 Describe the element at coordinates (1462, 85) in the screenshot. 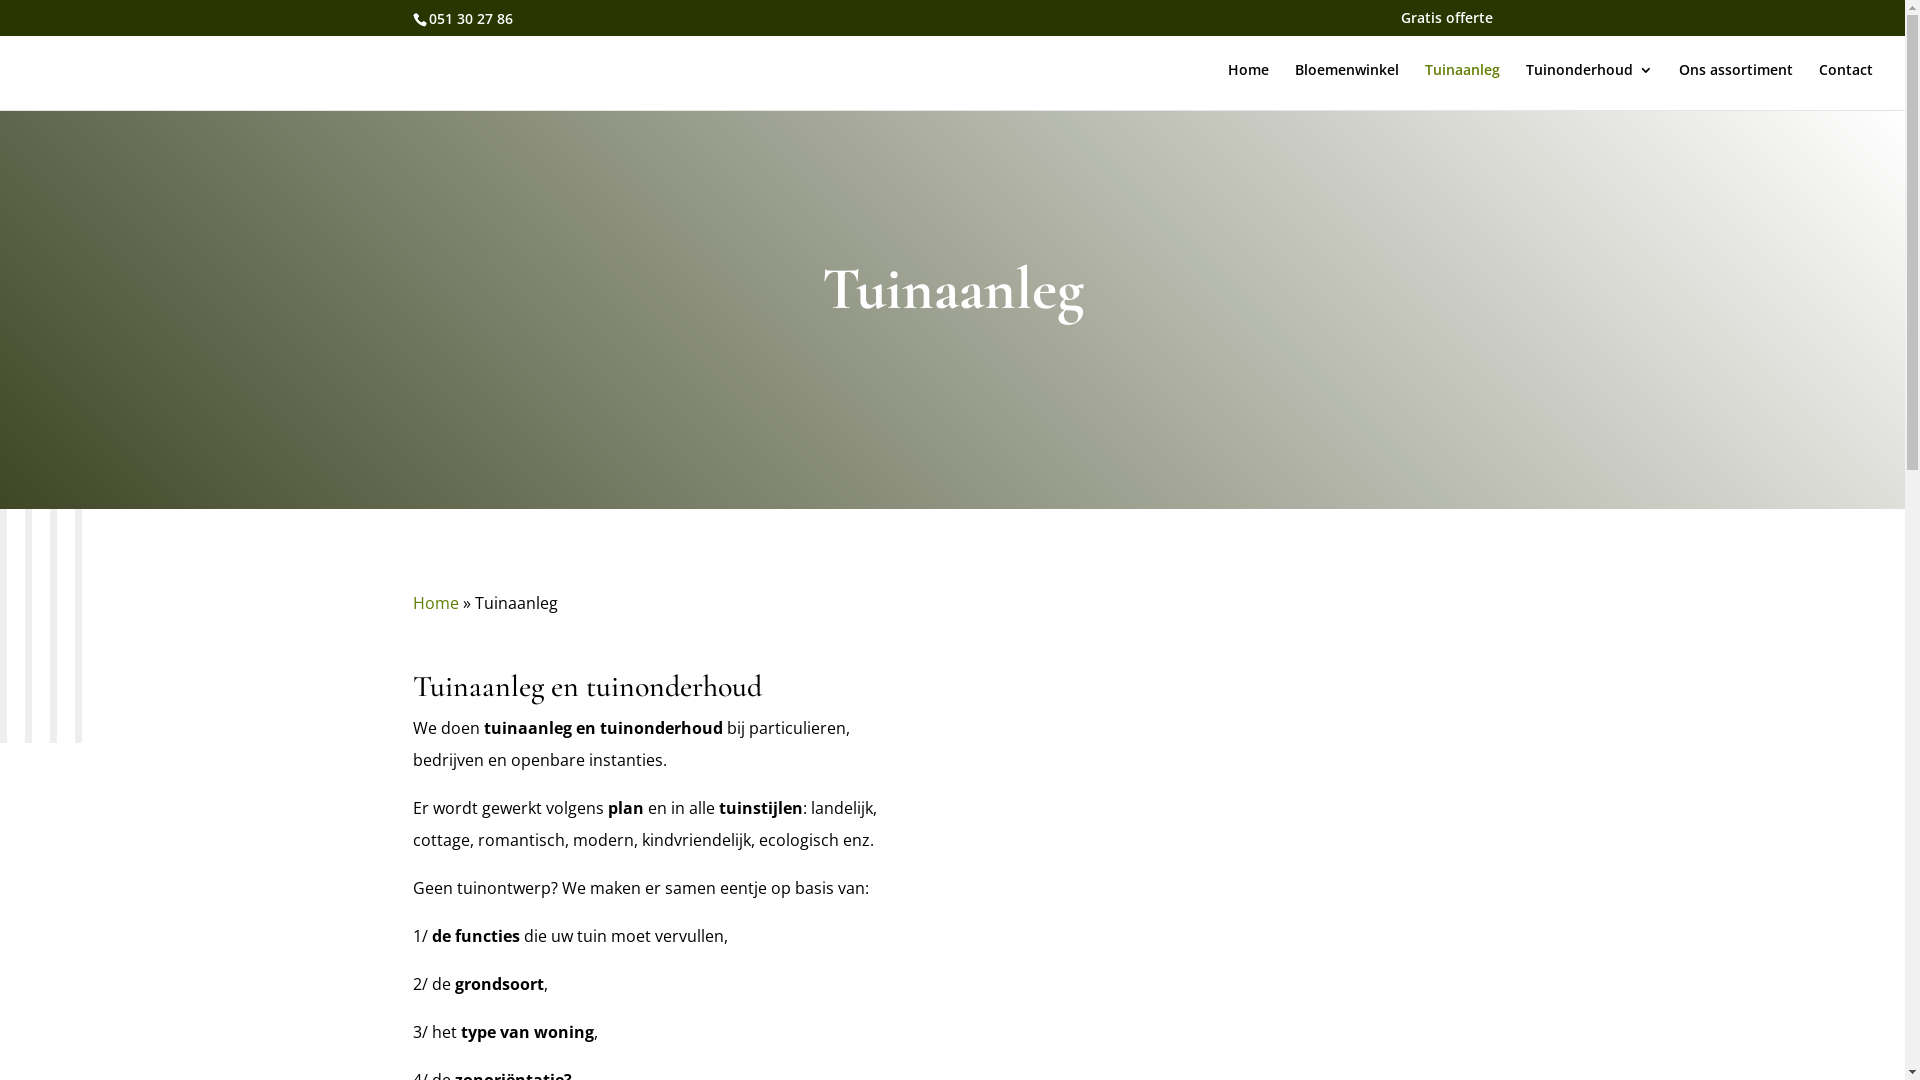

I see `'Tuinaanleg'` at that location.